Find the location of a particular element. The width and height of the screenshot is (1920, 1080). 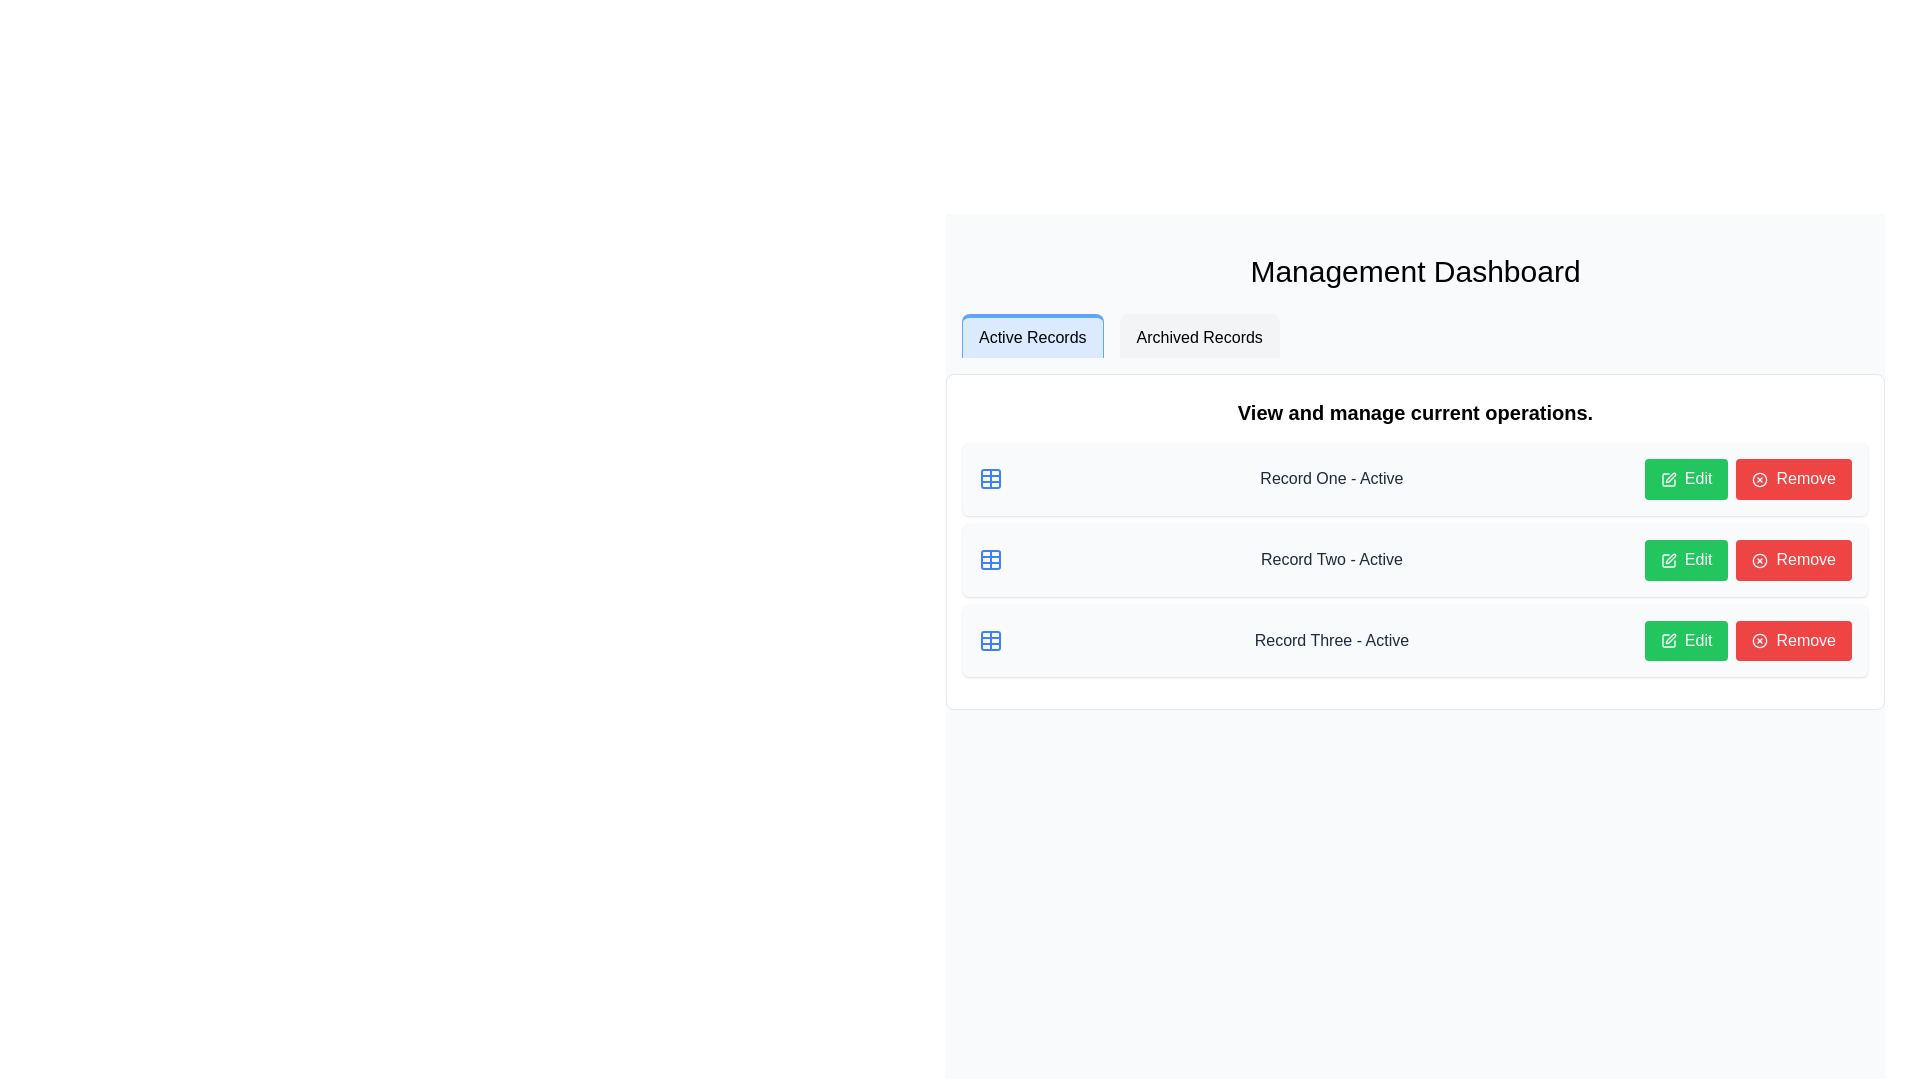

'Remove' icon element located inside the 'Remove' button, positioned left of the 'Remove' label for 'Record Two - Active', using developer tools is located at coordinates (1760, 560).